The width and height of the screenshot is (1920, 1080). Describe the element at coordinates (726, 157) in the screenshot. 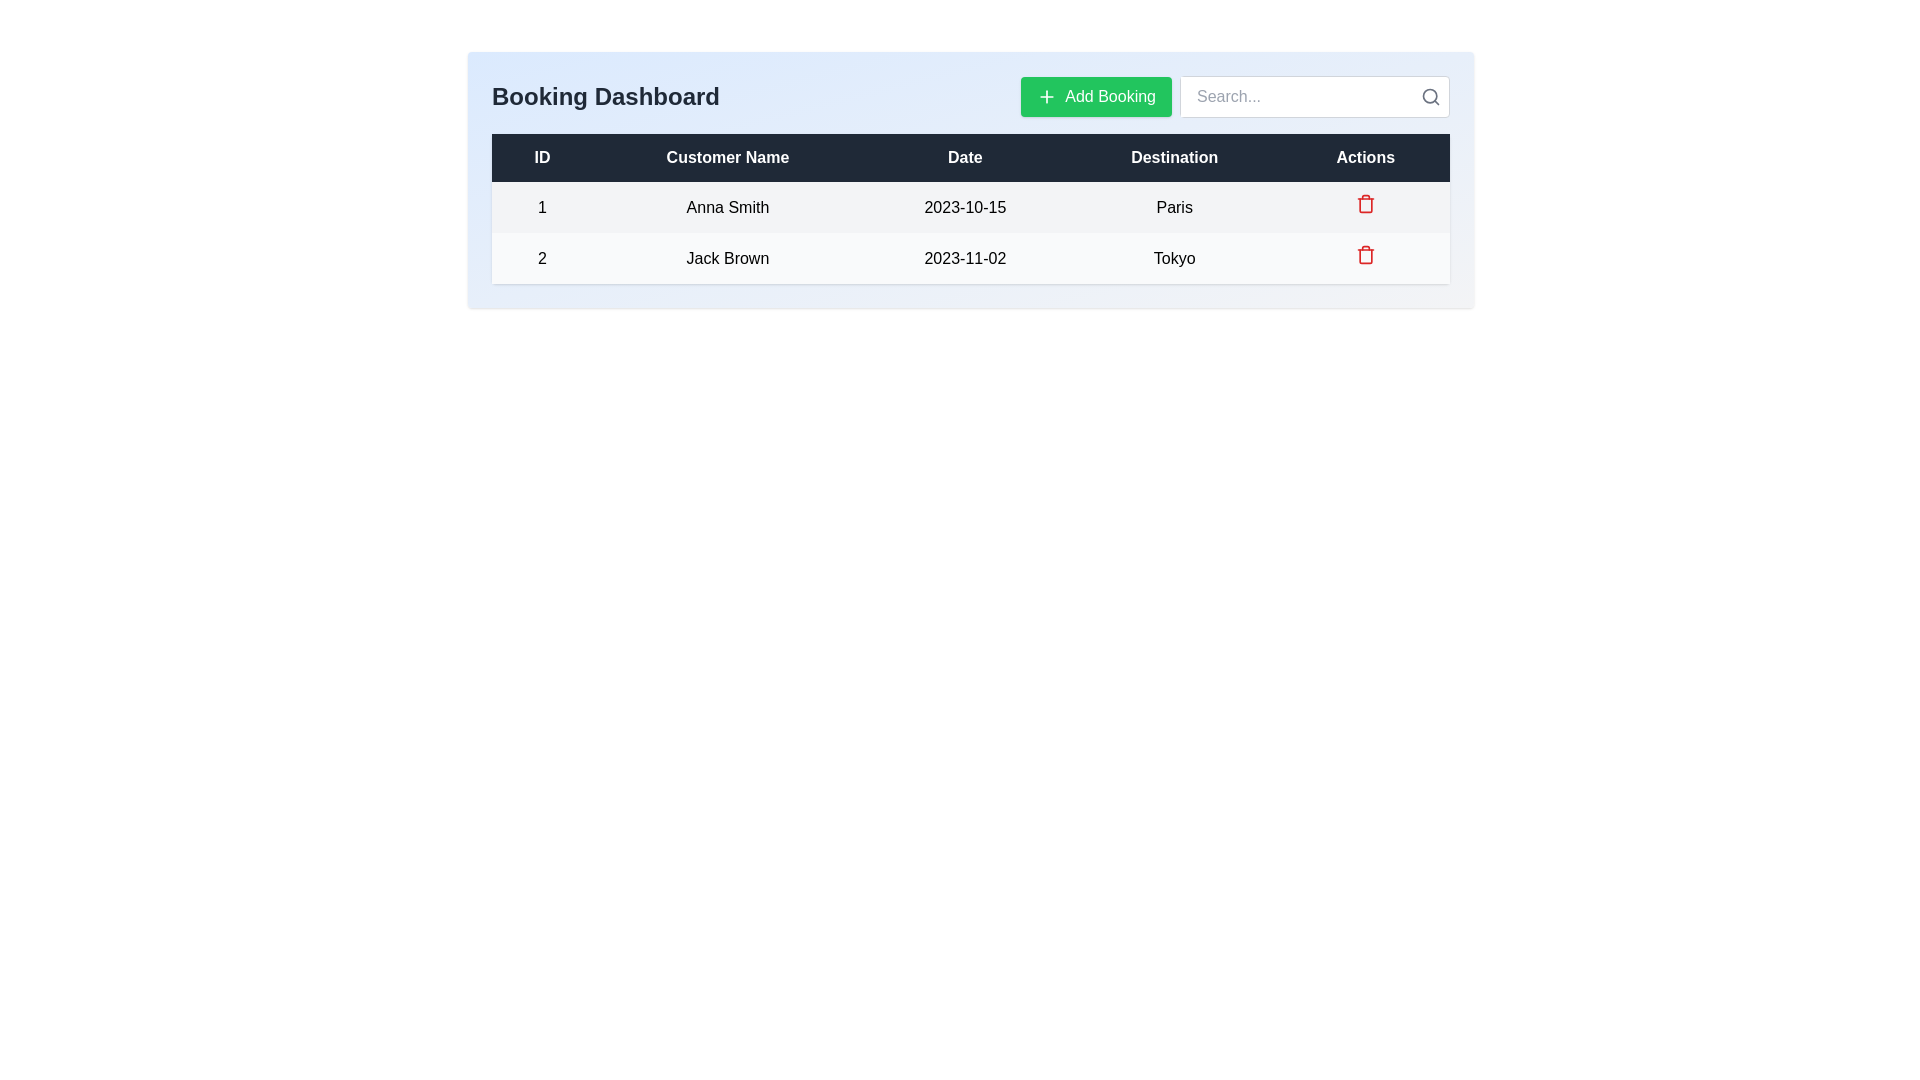

I see `the 'Customer Name' text label element, which is the second column header in the table layout, displaying prominently on a dark background` at that location.